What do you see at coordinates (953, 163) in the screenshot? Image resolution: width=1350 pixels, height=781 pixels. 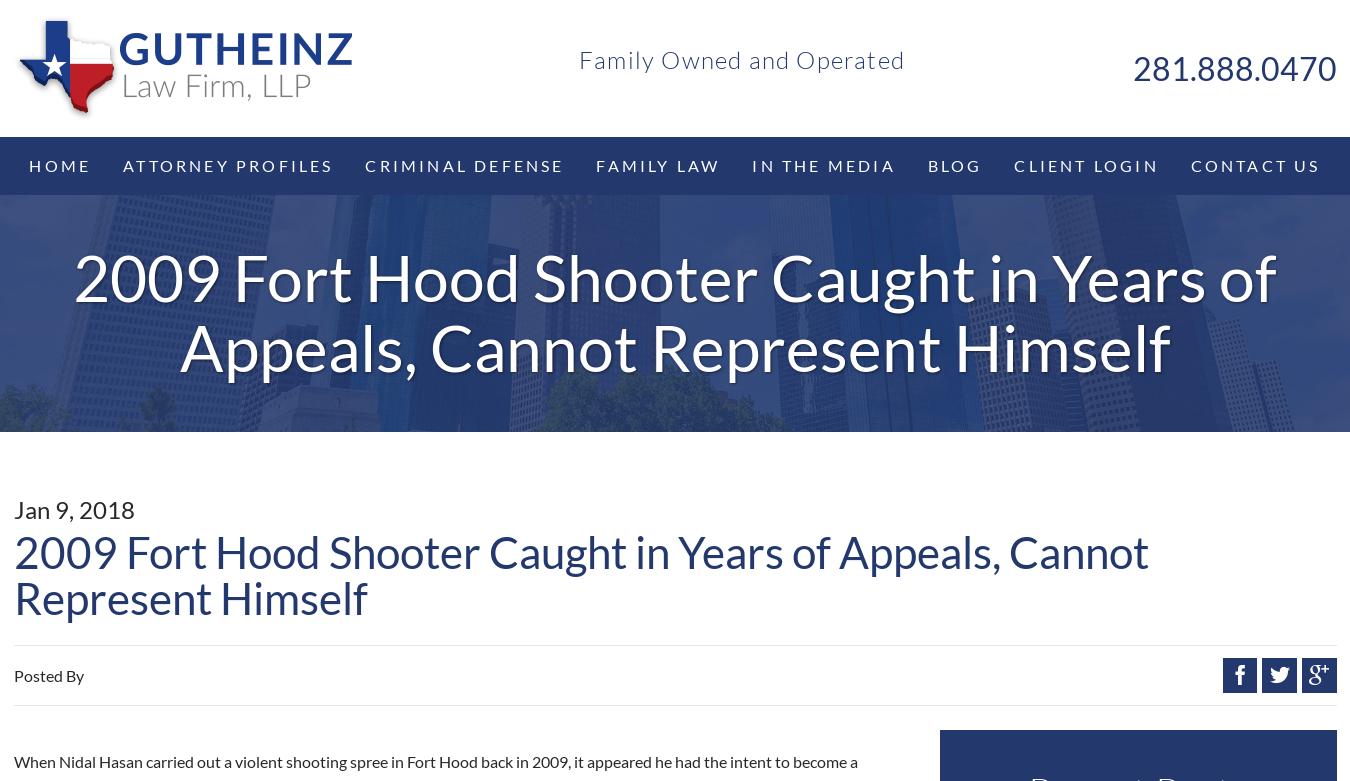 I see `'Blog'` at bounding box center [953, 163].